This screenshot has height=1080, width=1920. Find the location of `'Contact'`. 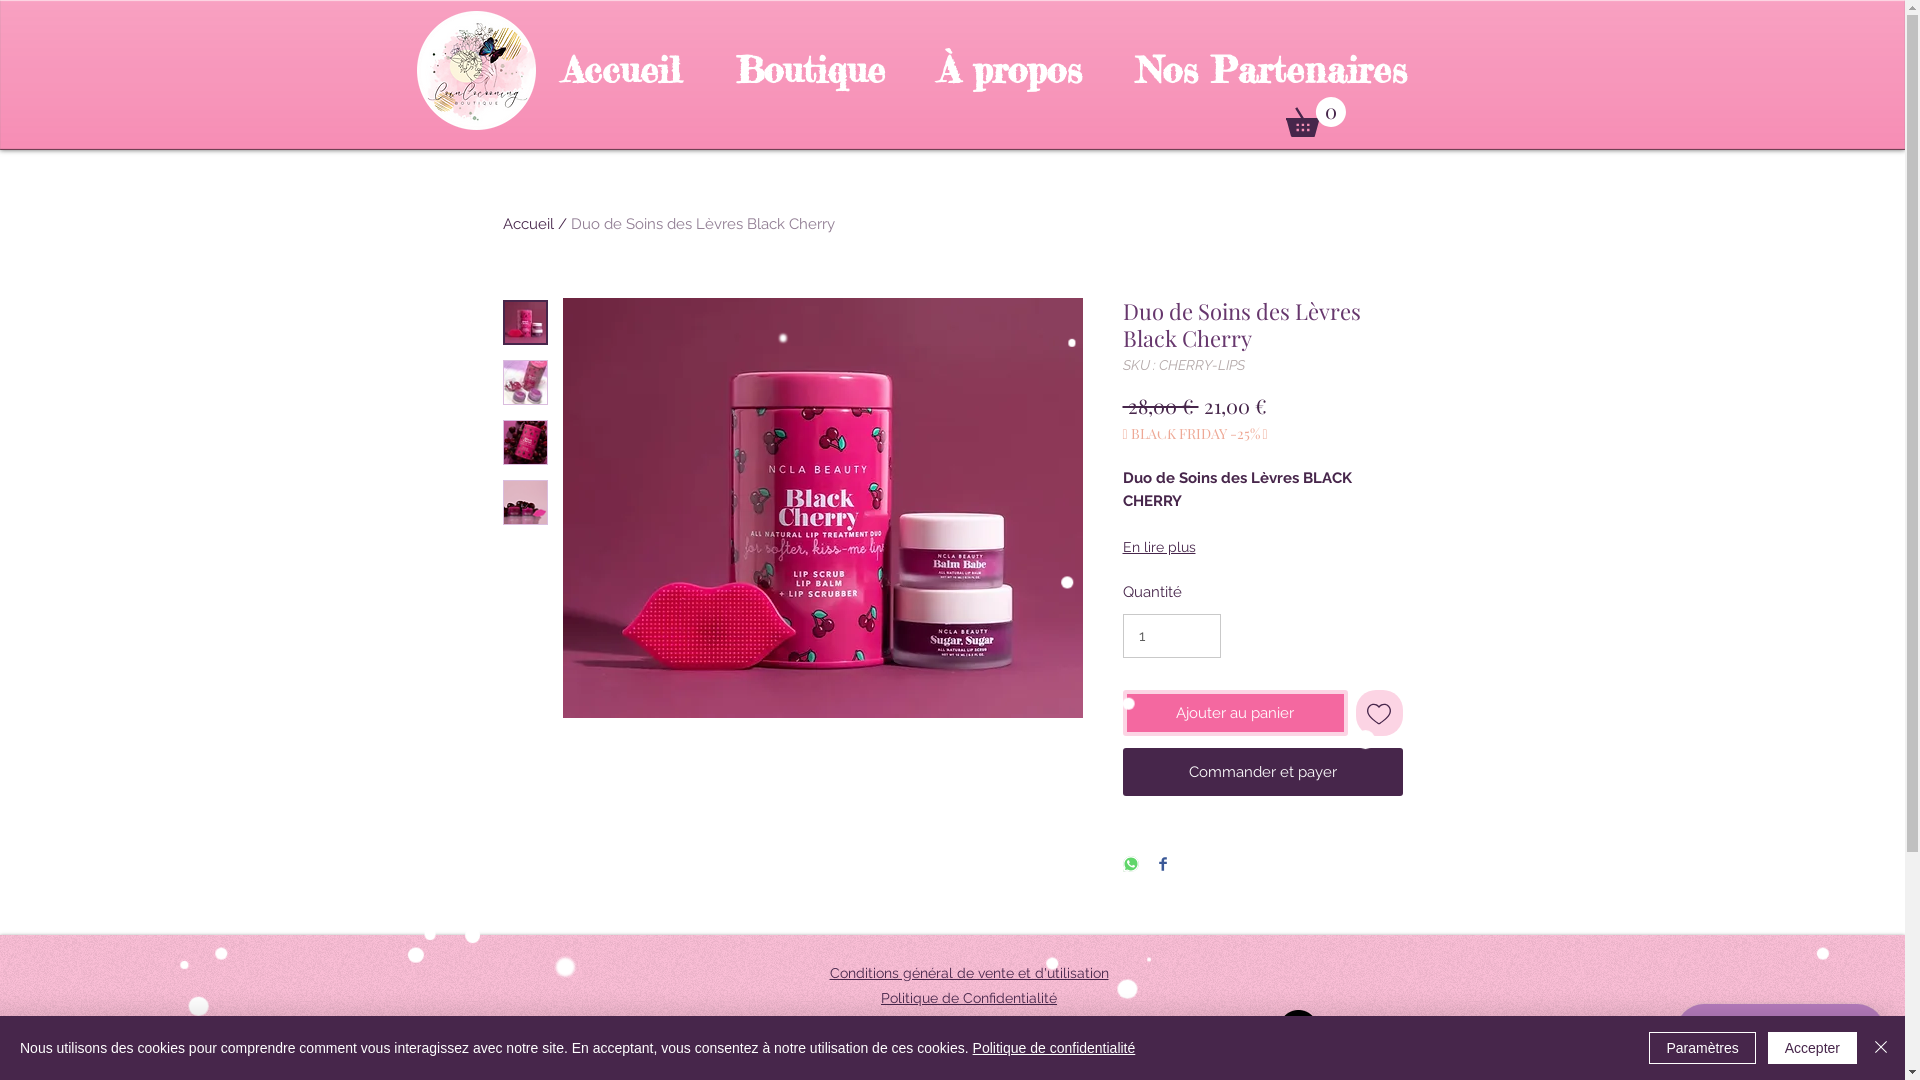

'Contact' is located at coordinates (941, 1047).